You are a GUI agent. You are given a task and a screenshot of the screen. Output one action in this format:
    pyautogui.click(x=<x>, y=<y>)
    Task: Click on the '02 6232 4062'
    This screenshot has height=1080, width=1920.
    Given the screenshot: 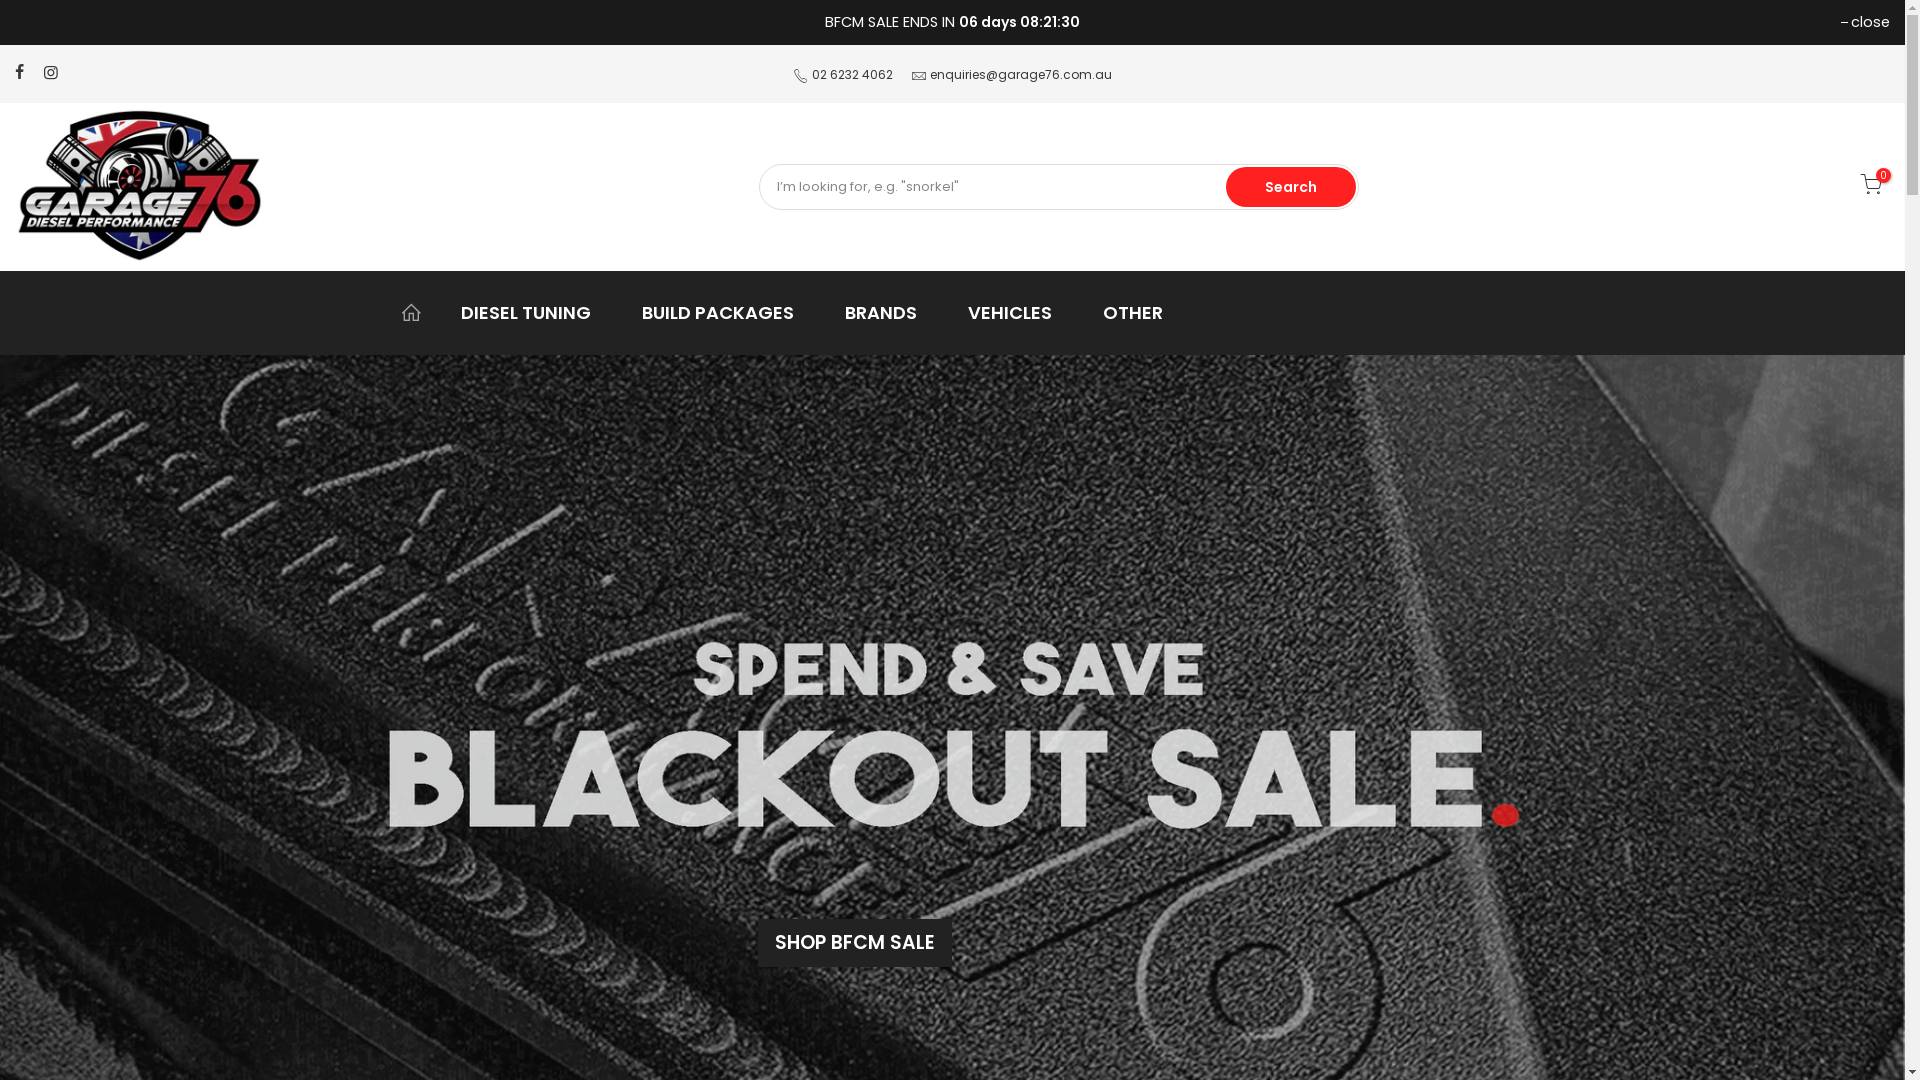 What is the action you would take?
    pyautogui.click(x=852, y=73)
    